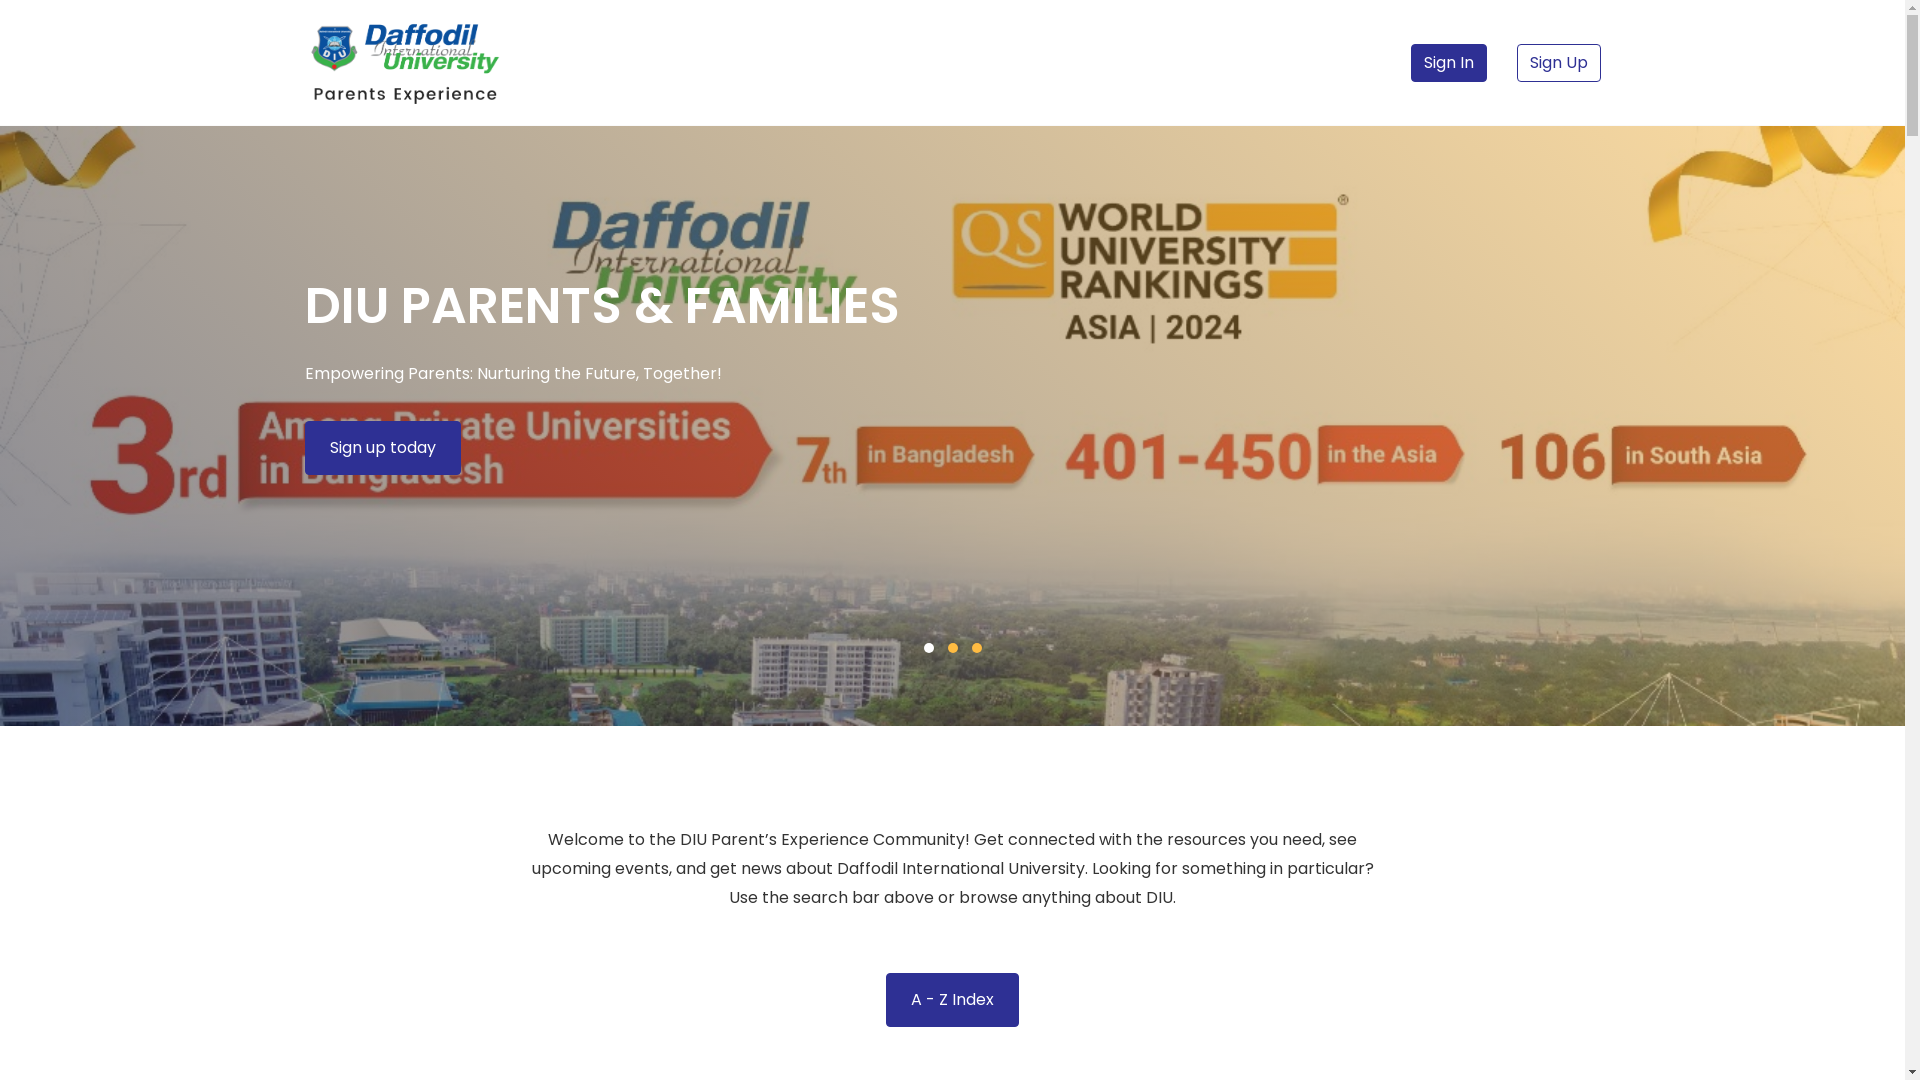 Image resolution: width=1920 pixels, height=1080 pixels. Describe the element at coordinates (1557, 61) in the screenshot. I see `'Sign Up'` at that location.